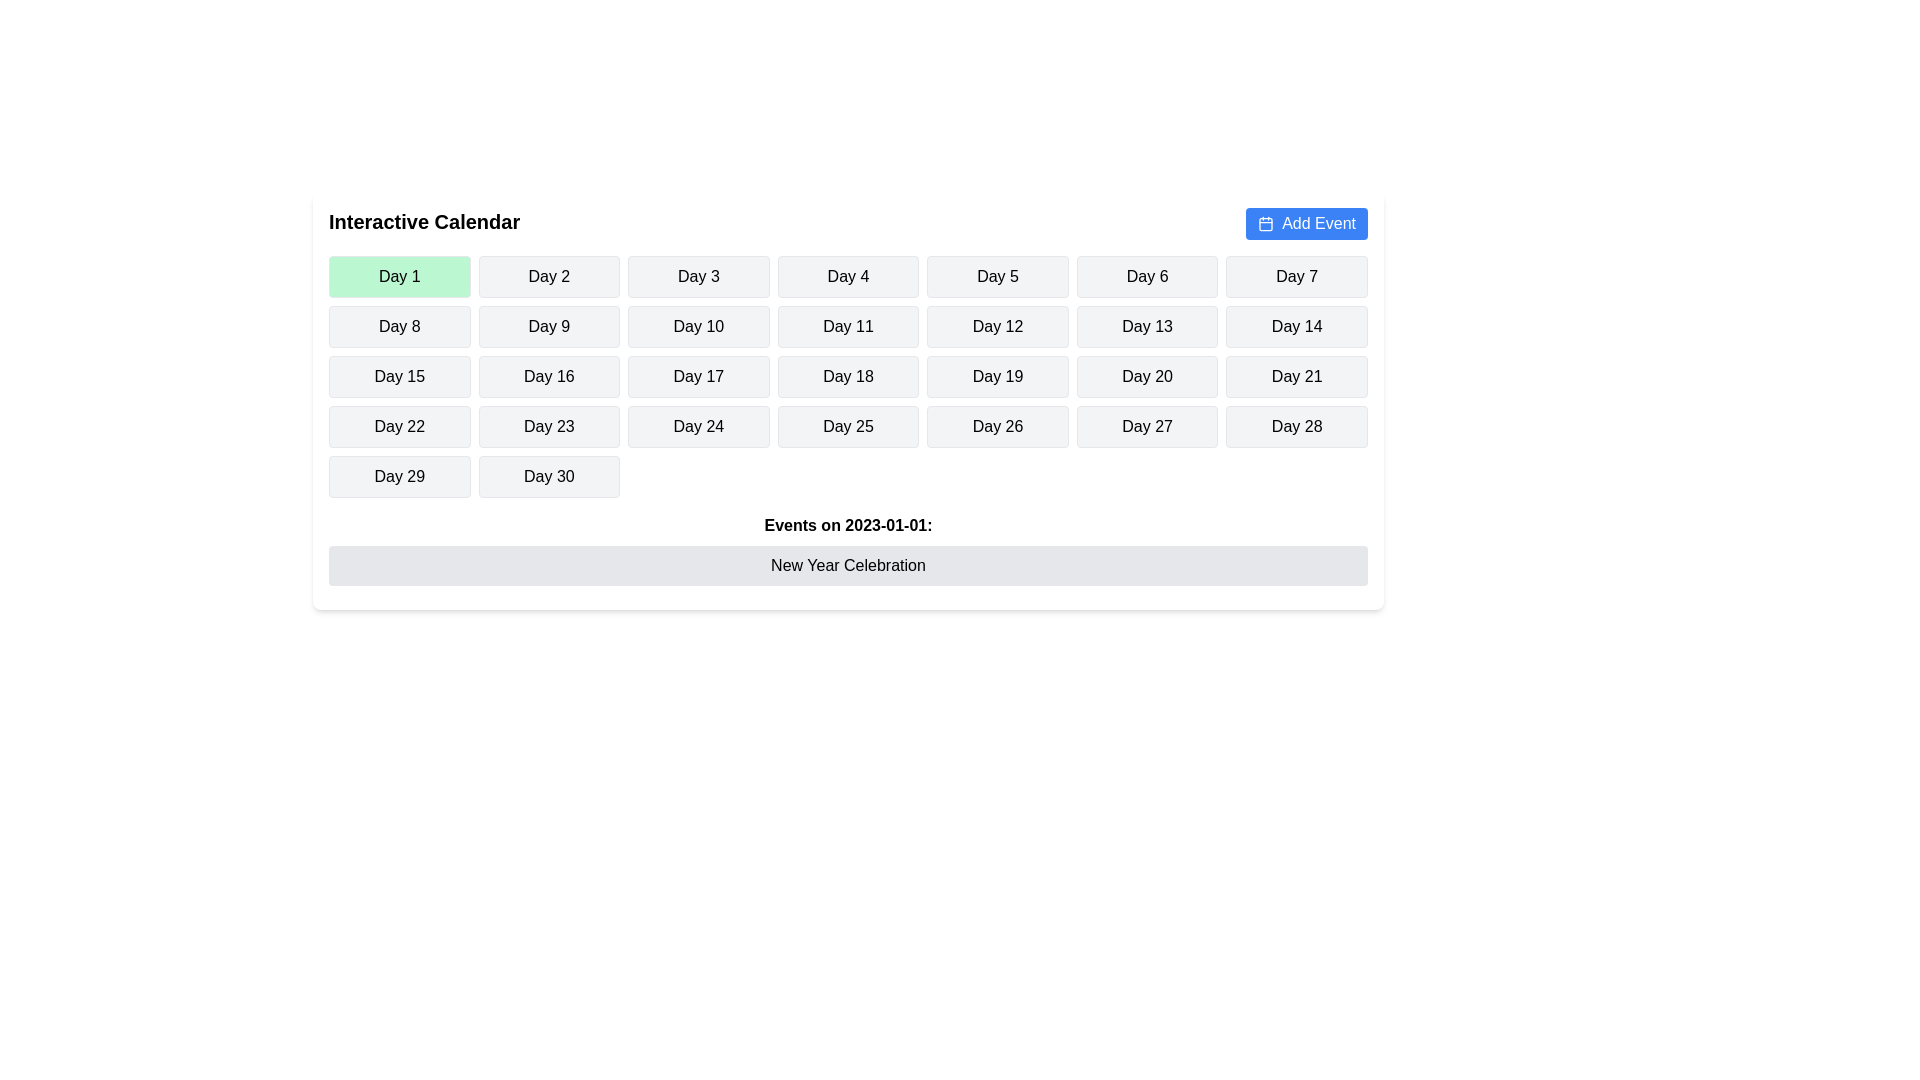 This screenshot has width=1920, height=1080. Describe the element at coordinates (1147, 426) in the screenshot. I see `the button representing the 27th day in the calendar interface` at that location.